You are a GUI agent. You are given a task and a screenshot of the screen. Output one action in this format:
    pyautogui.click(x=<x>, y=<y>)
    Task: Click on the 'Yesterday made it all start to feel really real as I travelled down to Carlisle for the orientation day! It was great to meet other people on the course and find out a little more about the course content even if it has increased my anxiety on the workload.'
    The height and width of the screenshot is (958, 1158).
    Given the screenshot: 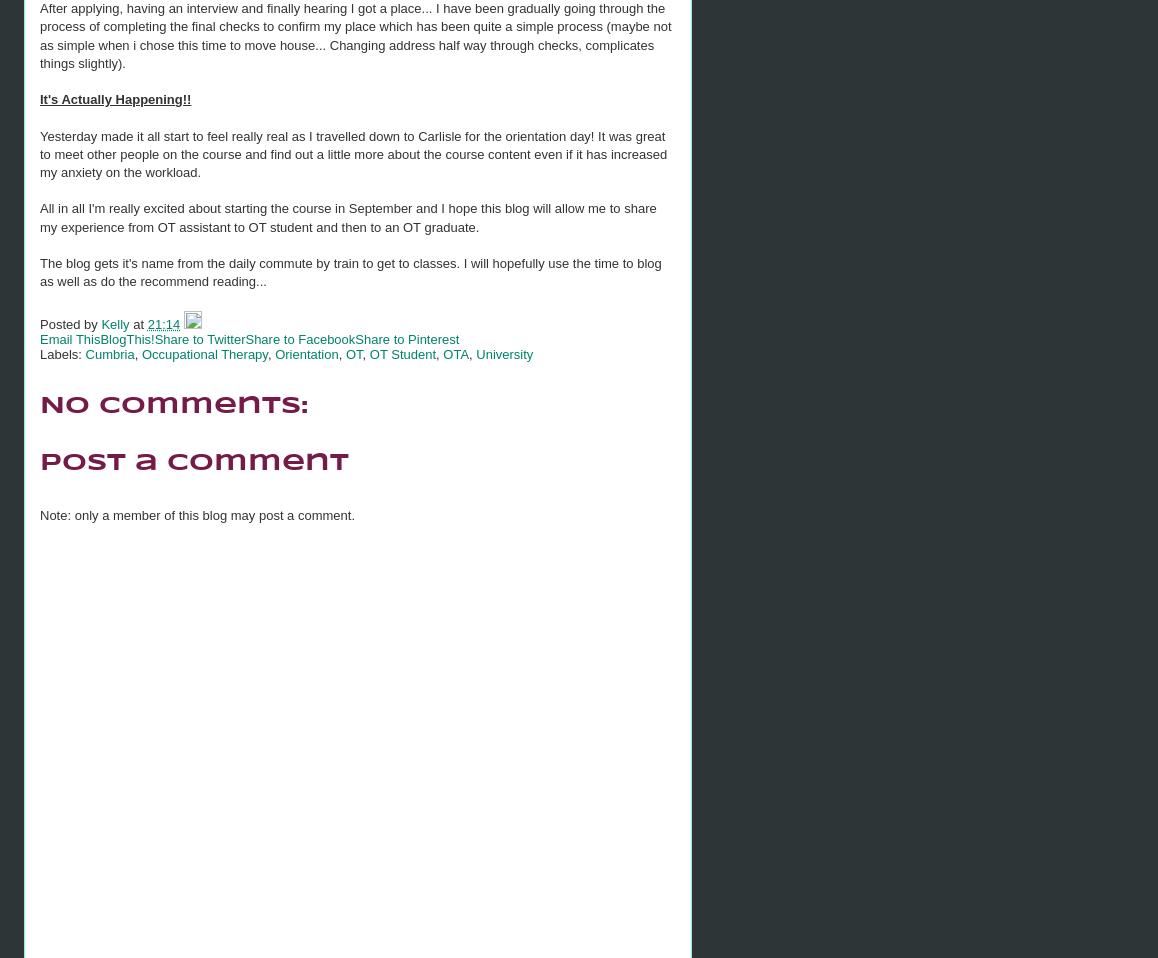 What is the action you would take?
    pyautogui.click(x=352, y=153)
    